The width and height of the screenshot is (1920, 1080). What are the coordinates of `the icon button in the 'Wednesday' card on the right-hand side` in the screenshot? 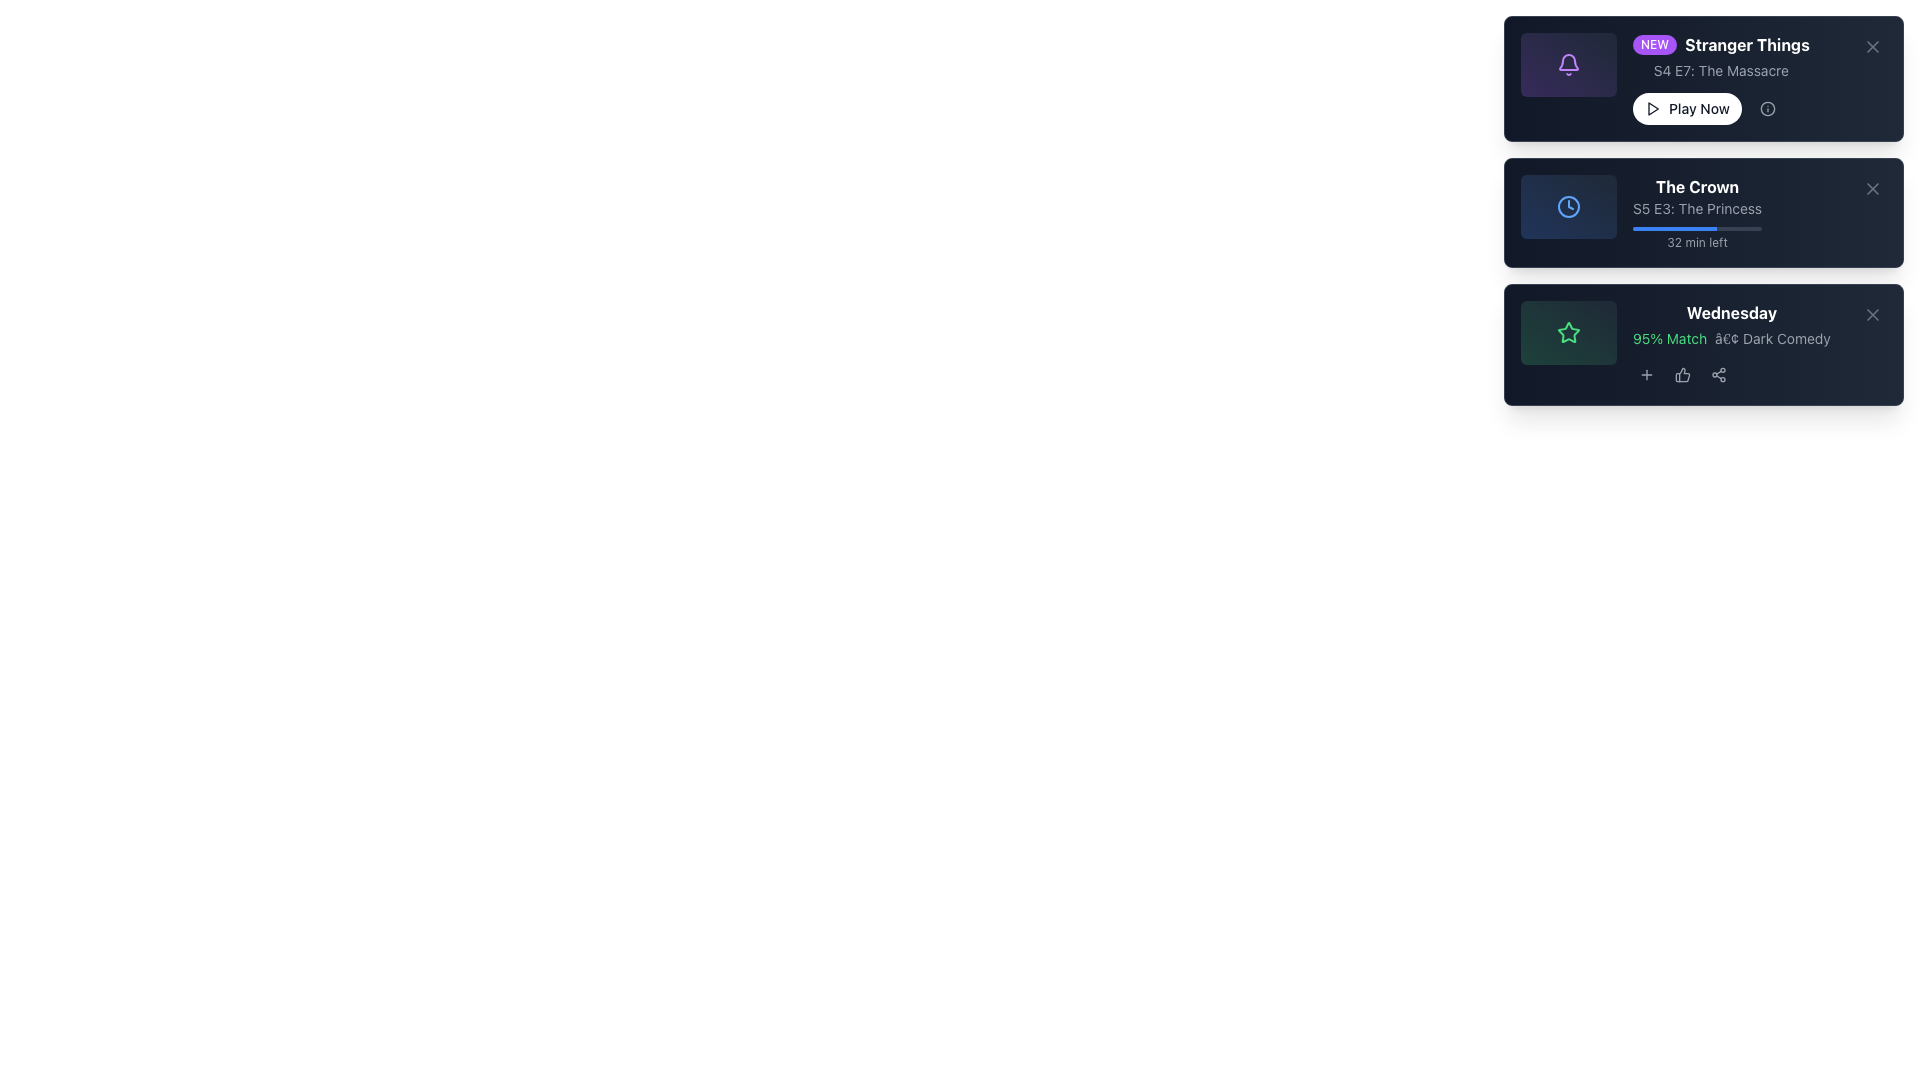 It's located at (1681, 374).